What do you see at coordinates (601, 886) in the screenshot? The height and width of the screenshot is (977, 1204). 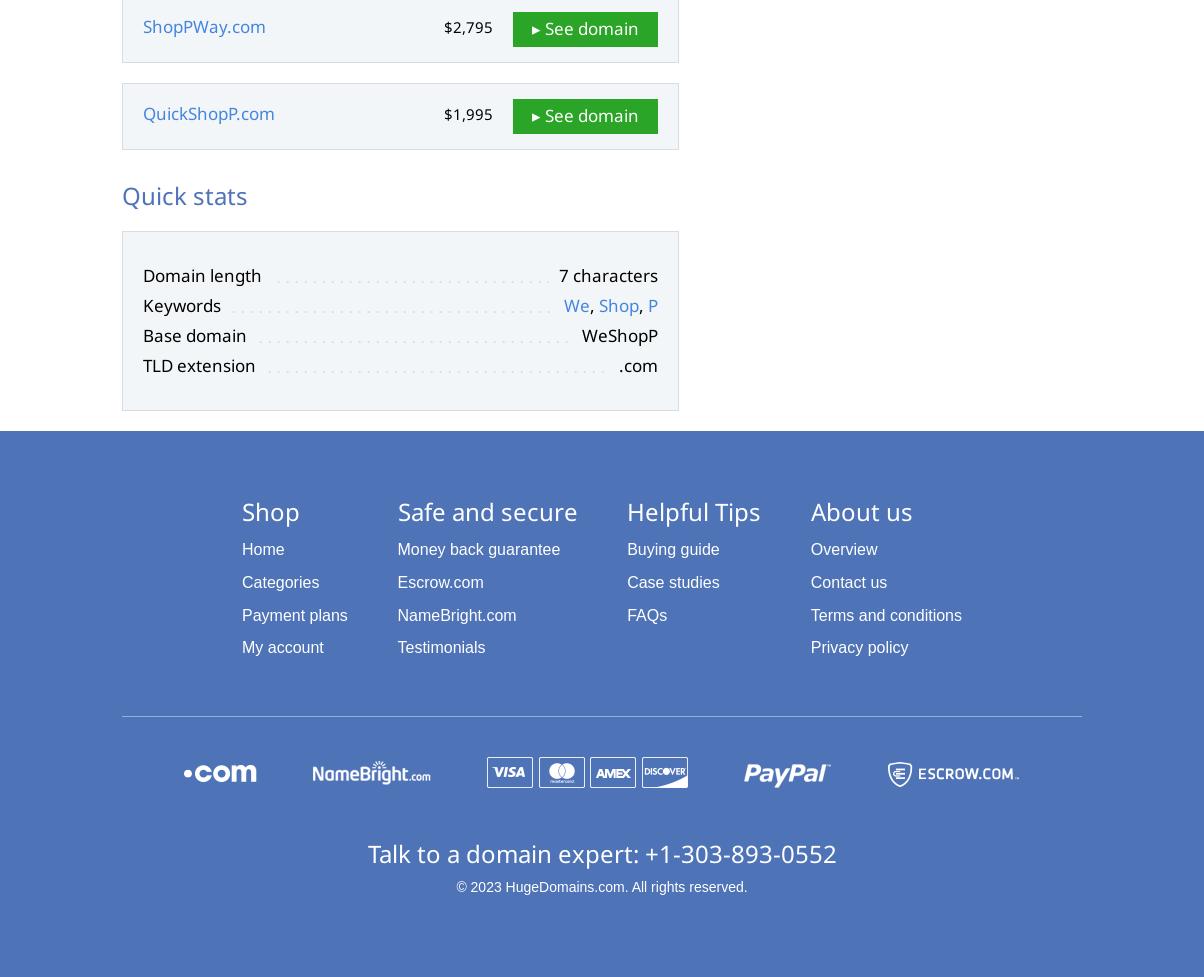 I see `'© 2023 HugeDomains.com. All rights reserved.'` at bounding box center [601, 886].